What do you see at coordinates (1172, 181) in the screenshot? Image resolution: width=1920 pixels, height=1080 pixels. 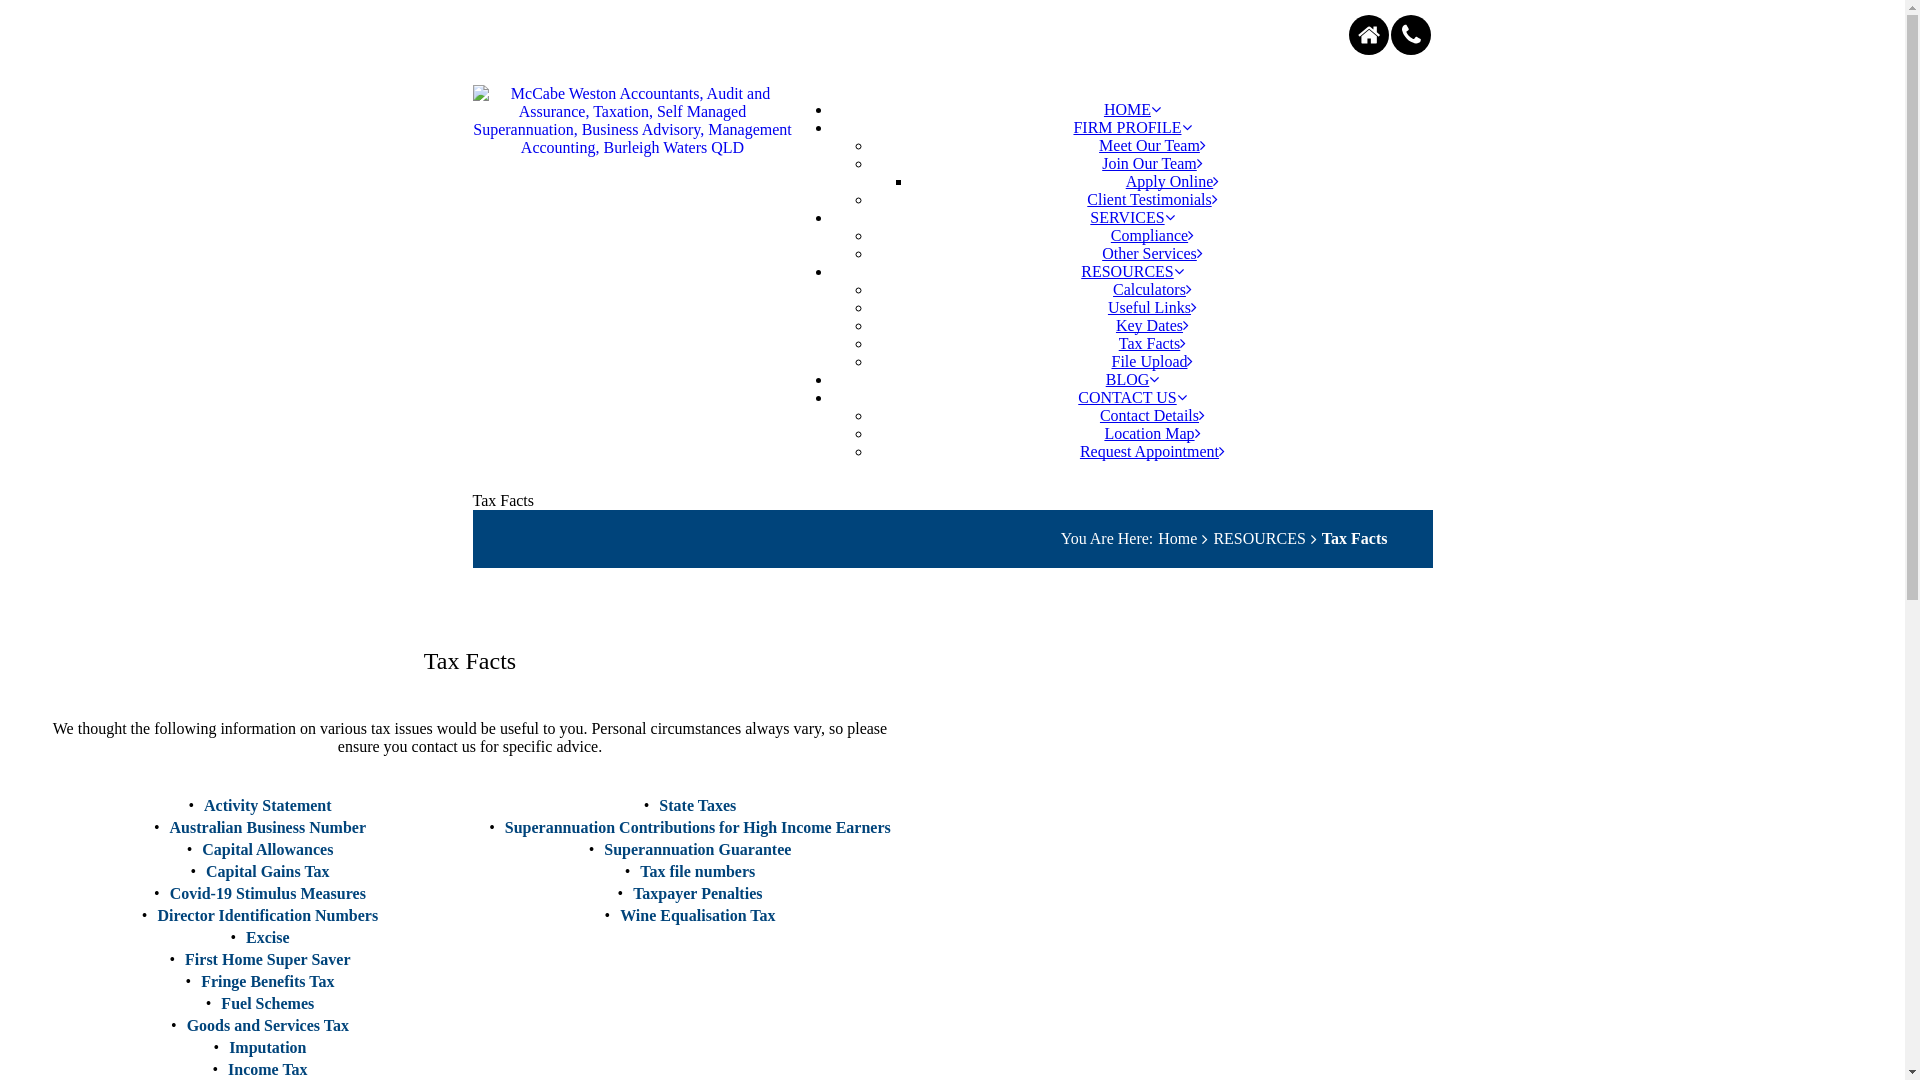 I see `'Apply Online'` at bounding box center [1172, 181].